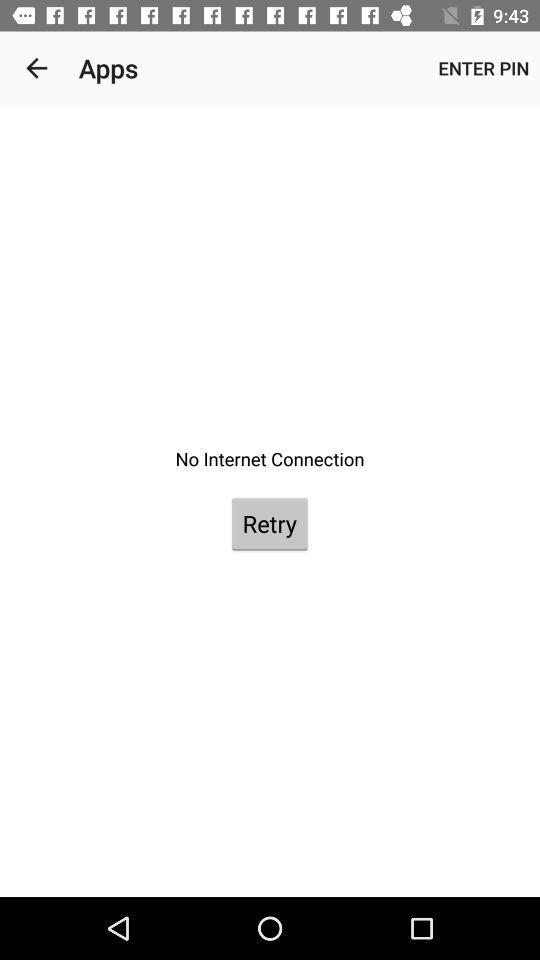 The image size is (540, 960). What do you see at coordinates (36, 68) in the screenshot?
I see `app next to apps` at bounding box center [36, 68].